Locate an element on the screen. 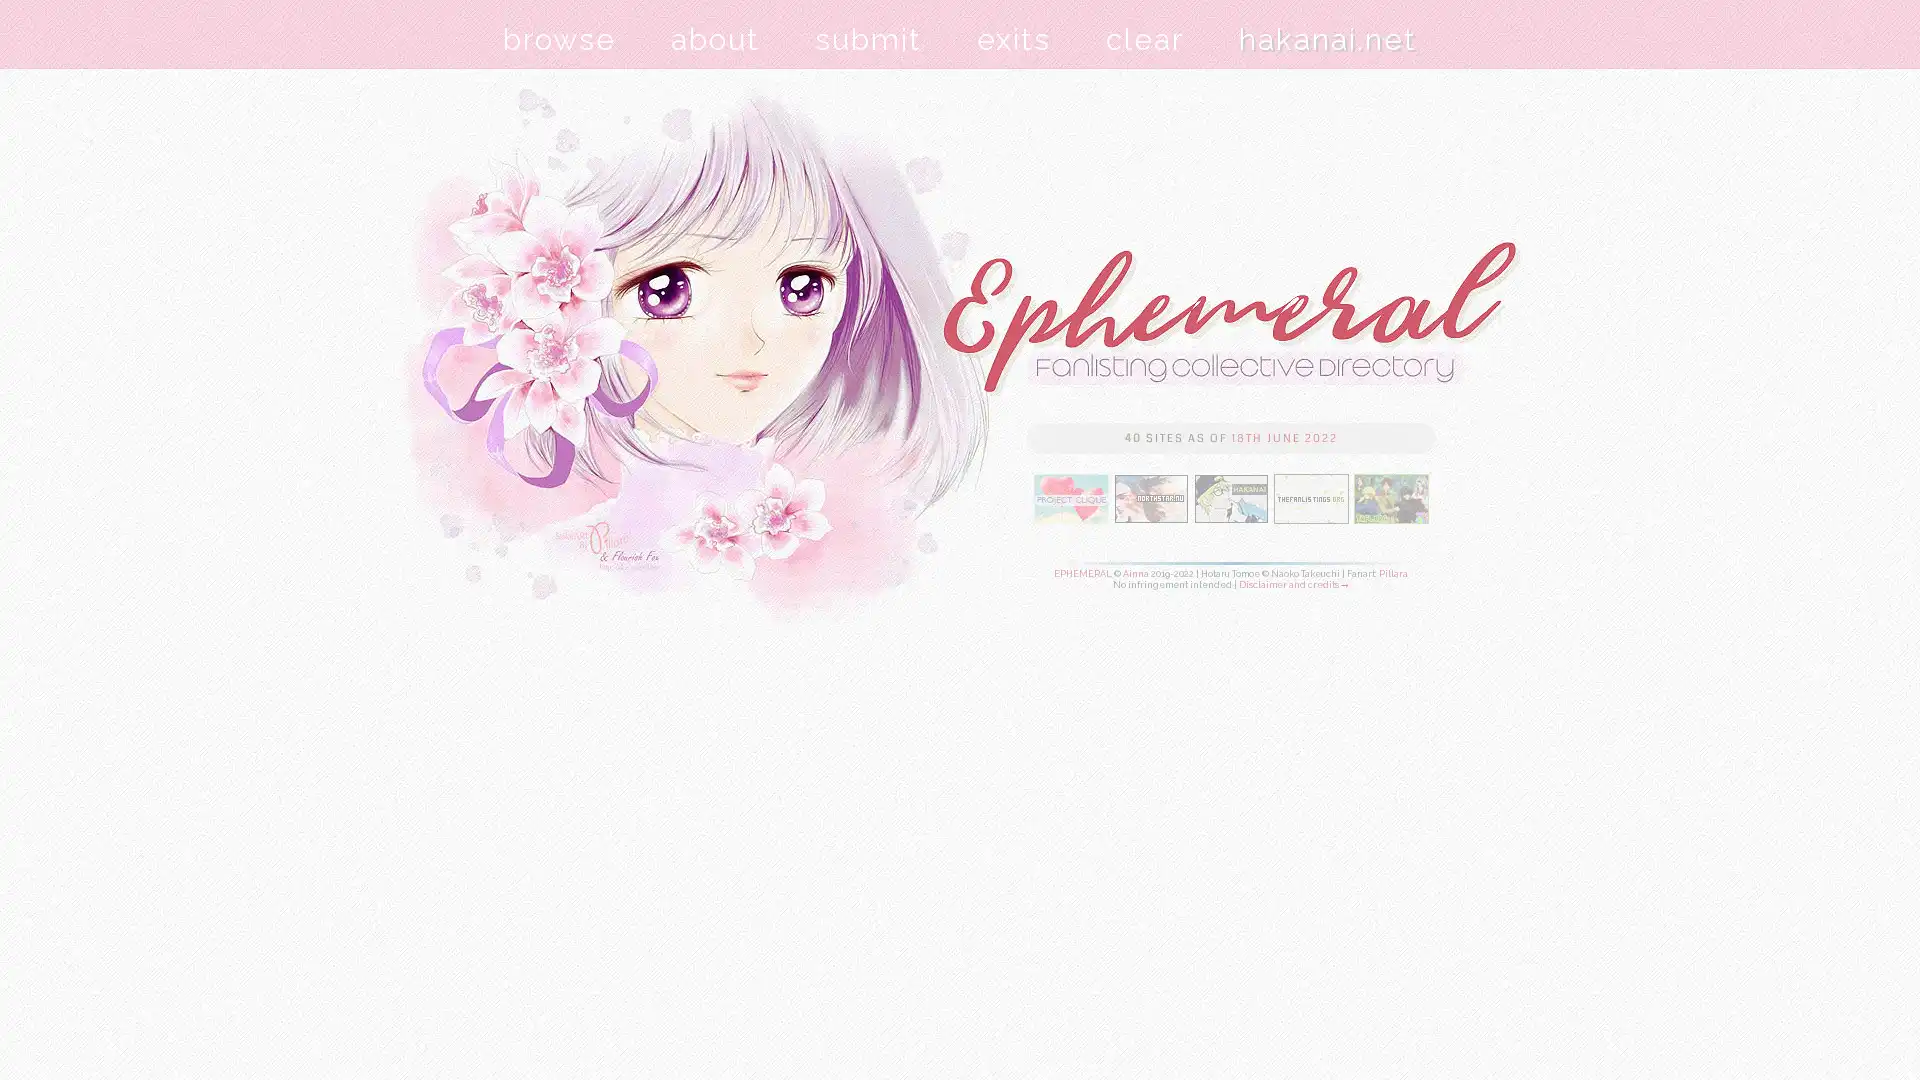  exits is located at coordinates (1013, 39).